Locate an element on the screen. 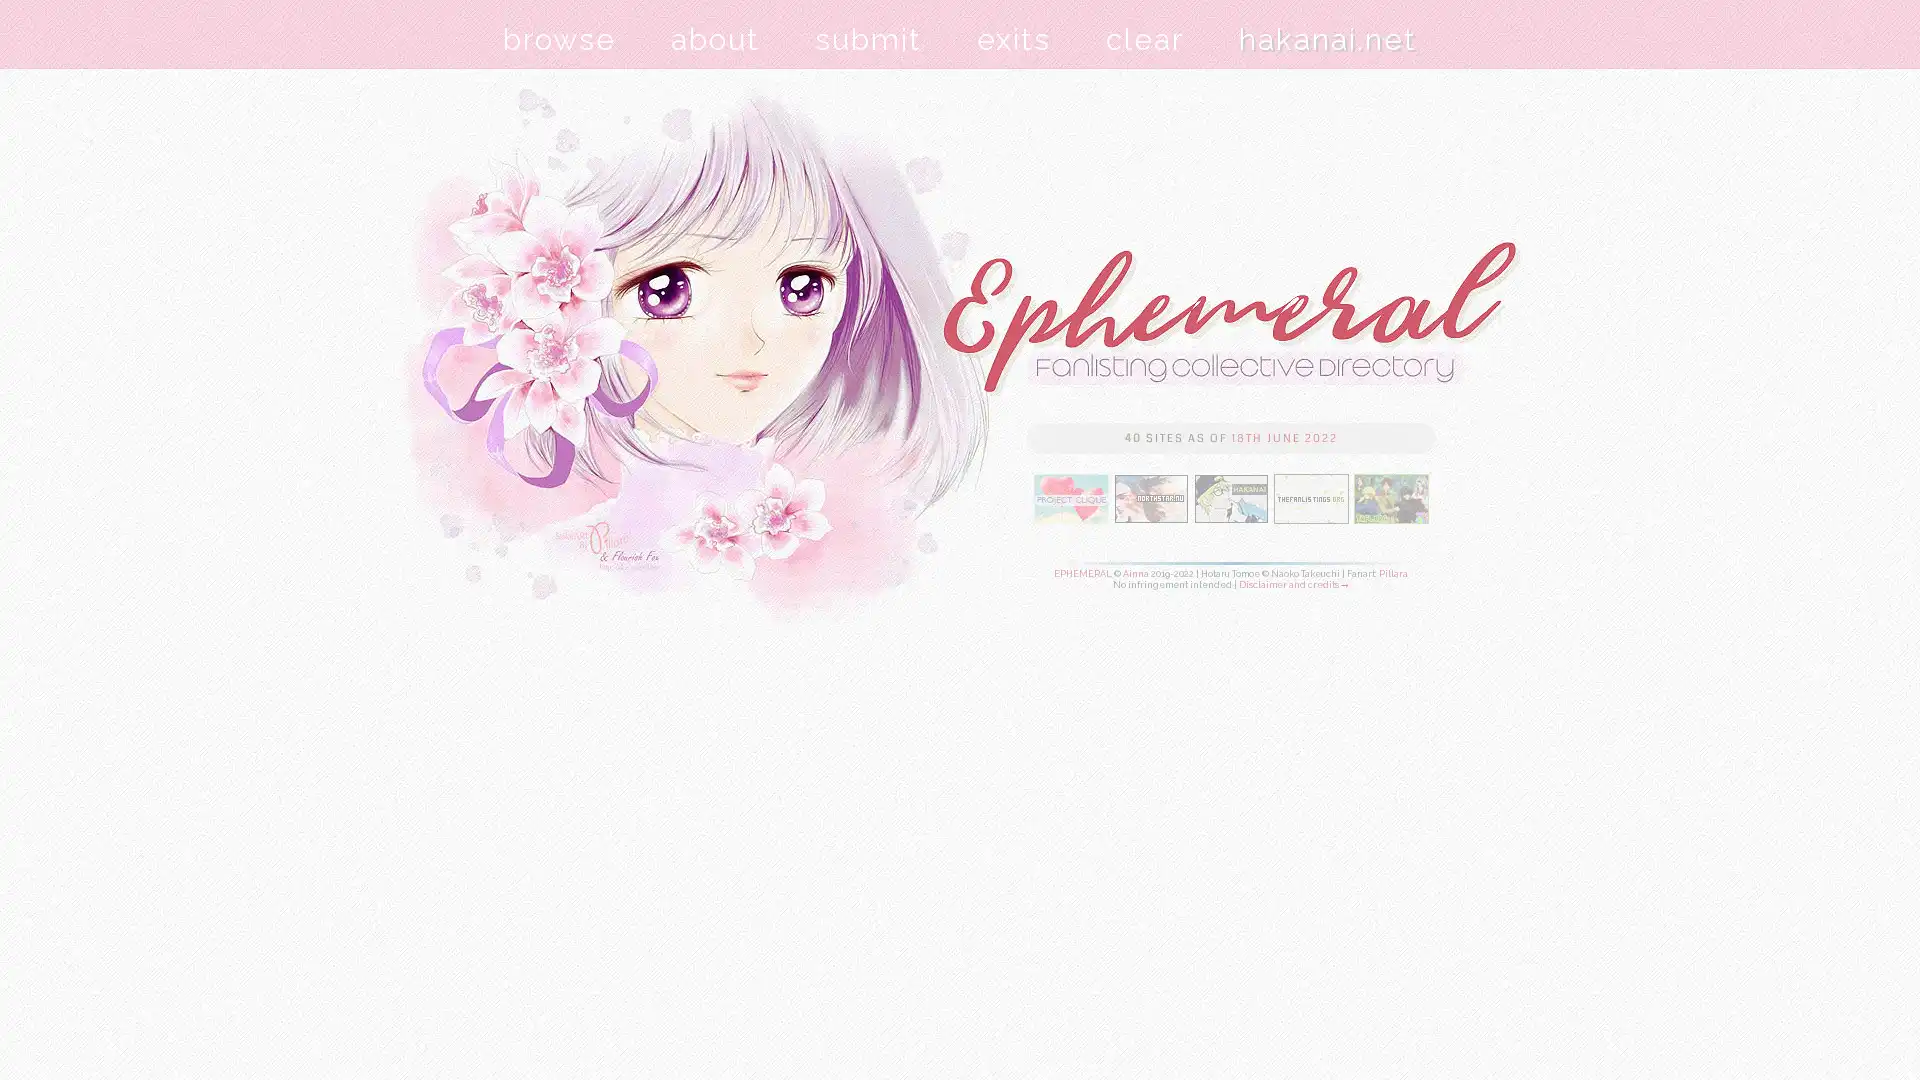  exits is located at coordinates (1013, 39).